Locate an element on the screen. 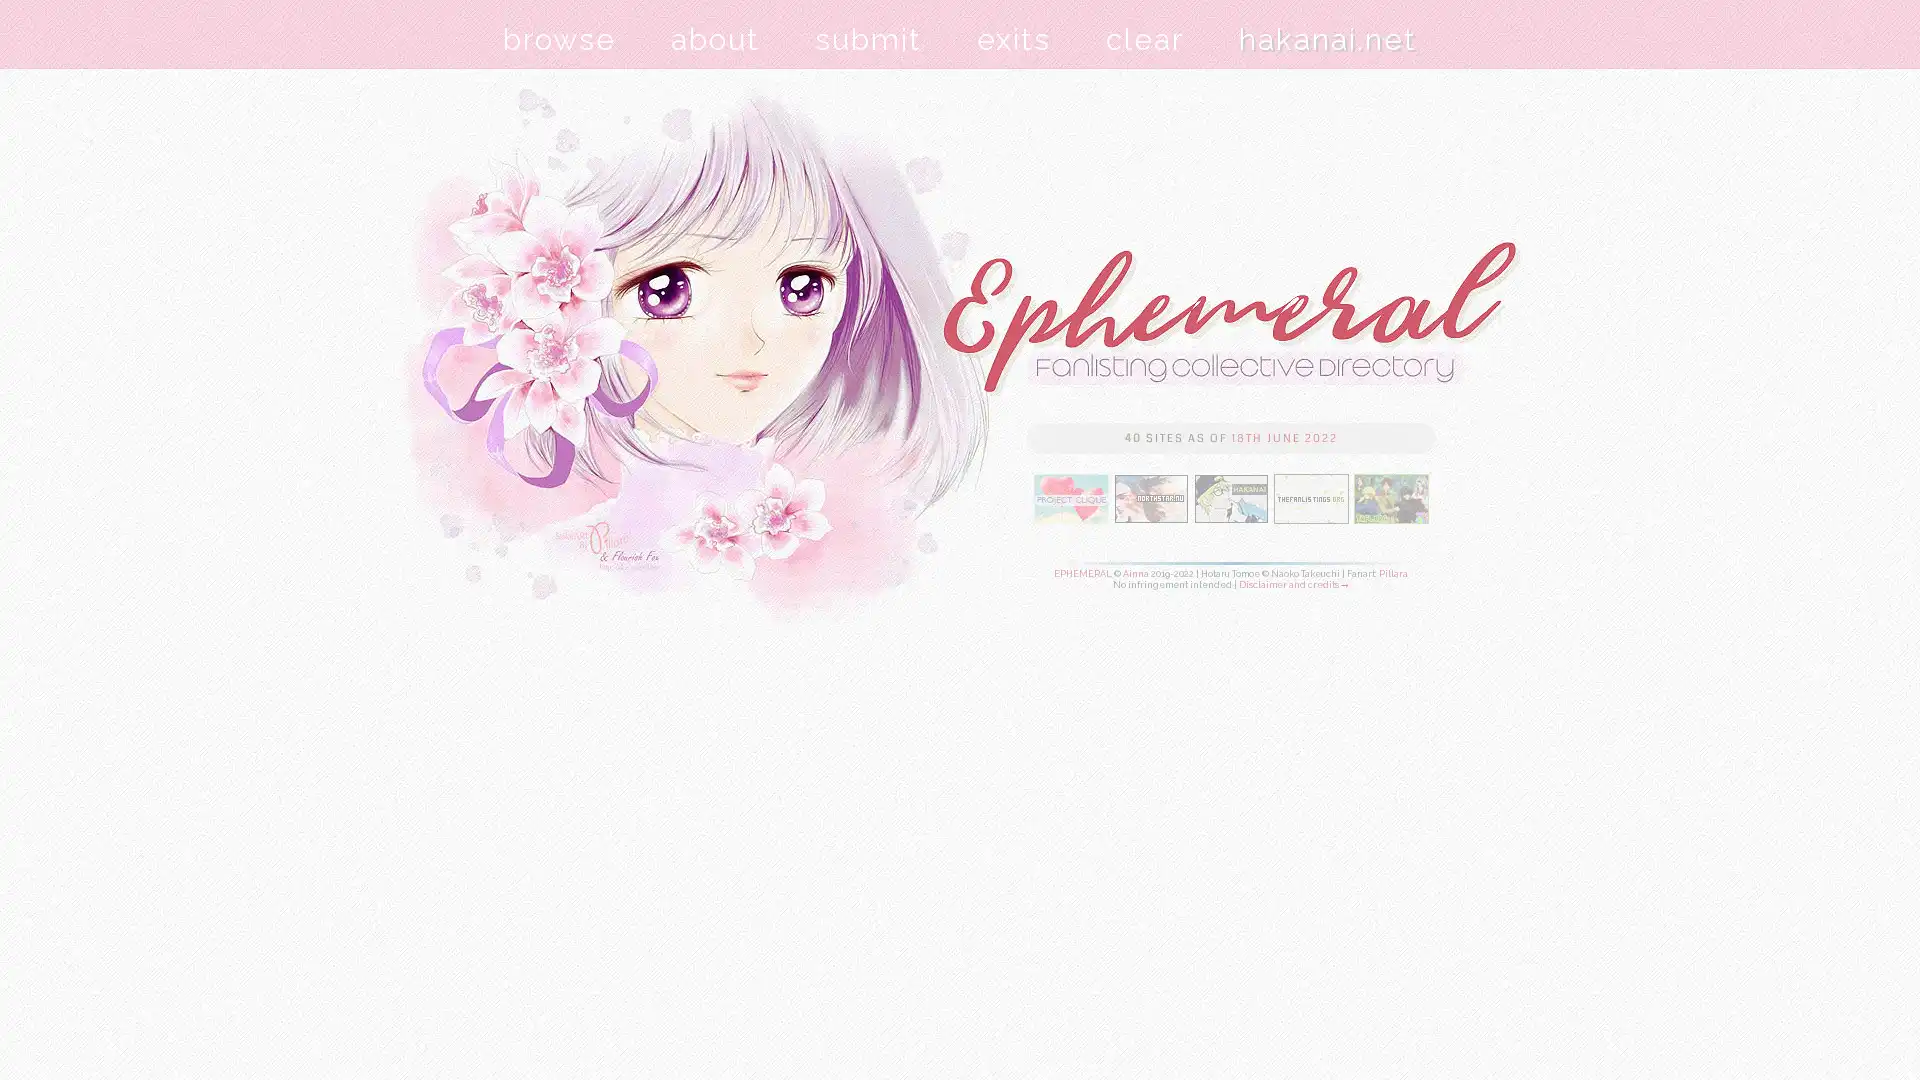  exits is located at coordinates (1013, 39).